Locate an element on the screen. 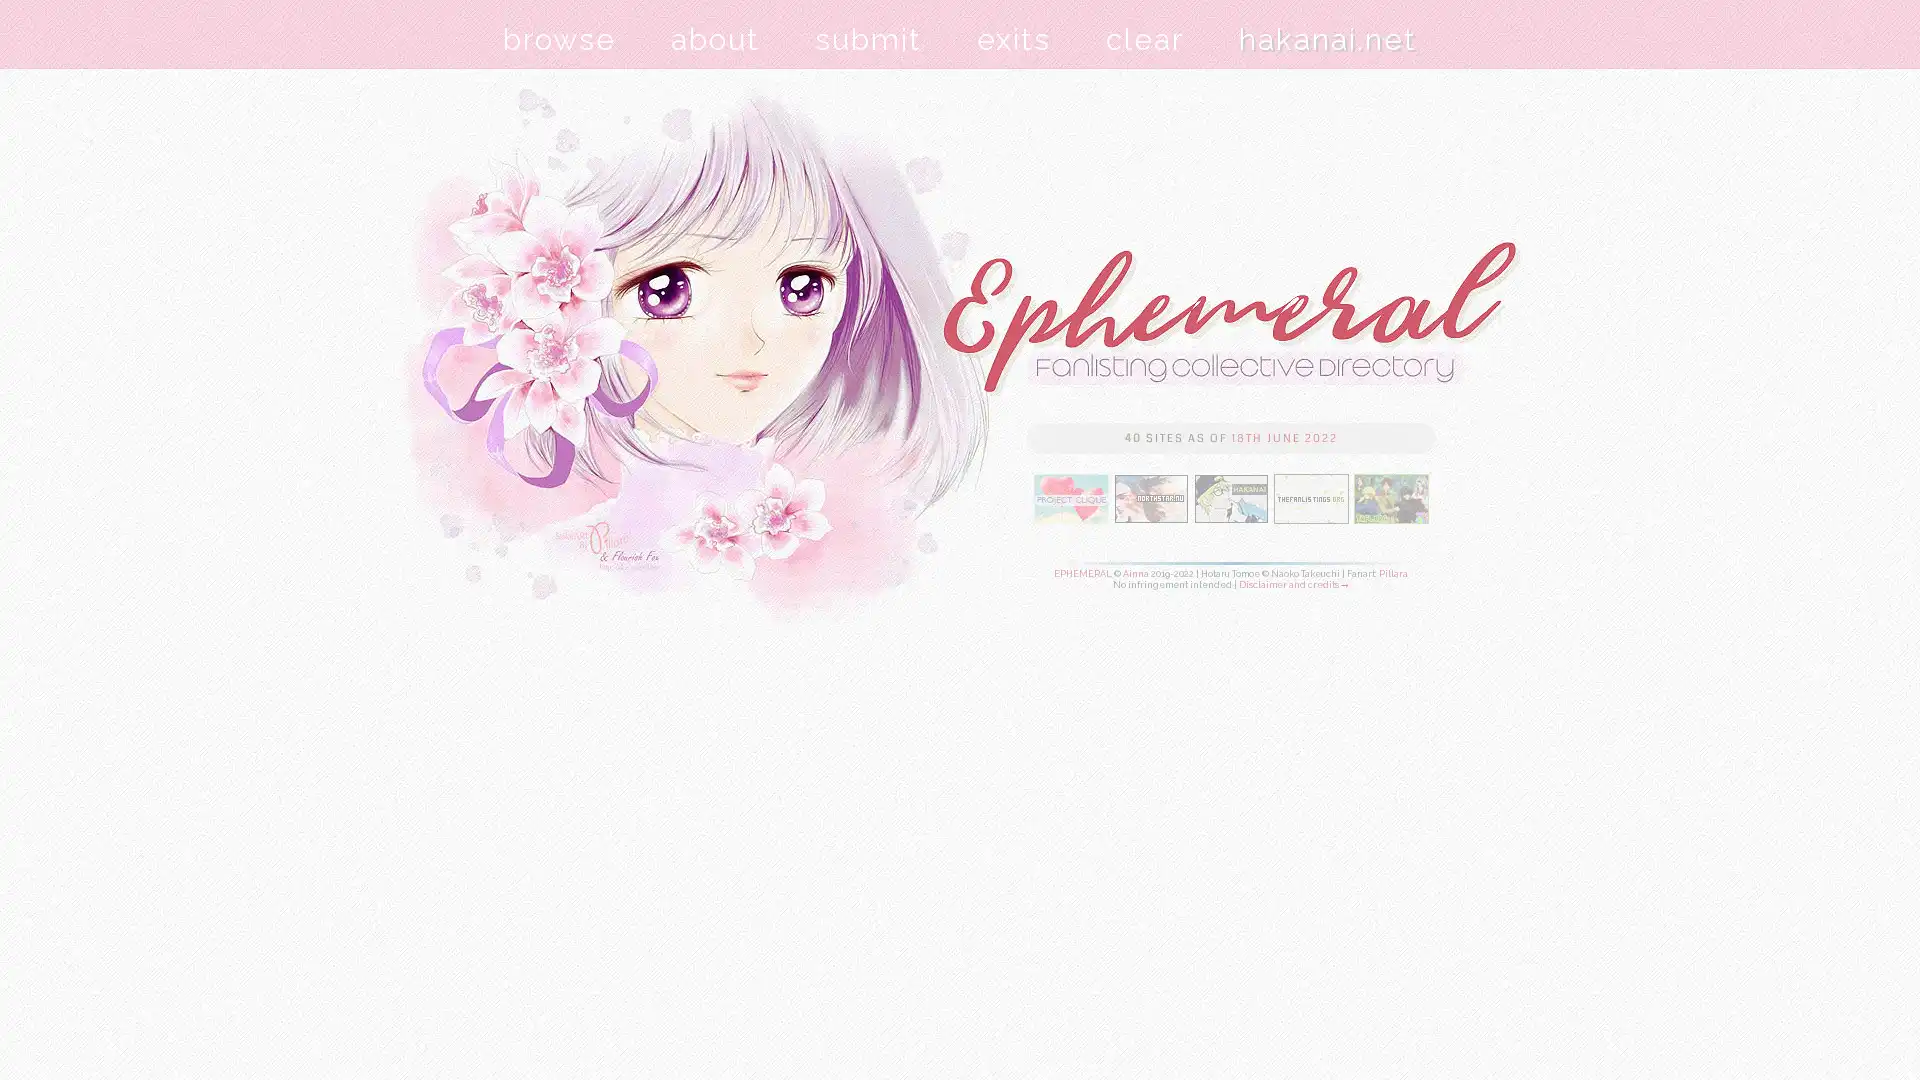  exits is located at coordinates (1013, 39).